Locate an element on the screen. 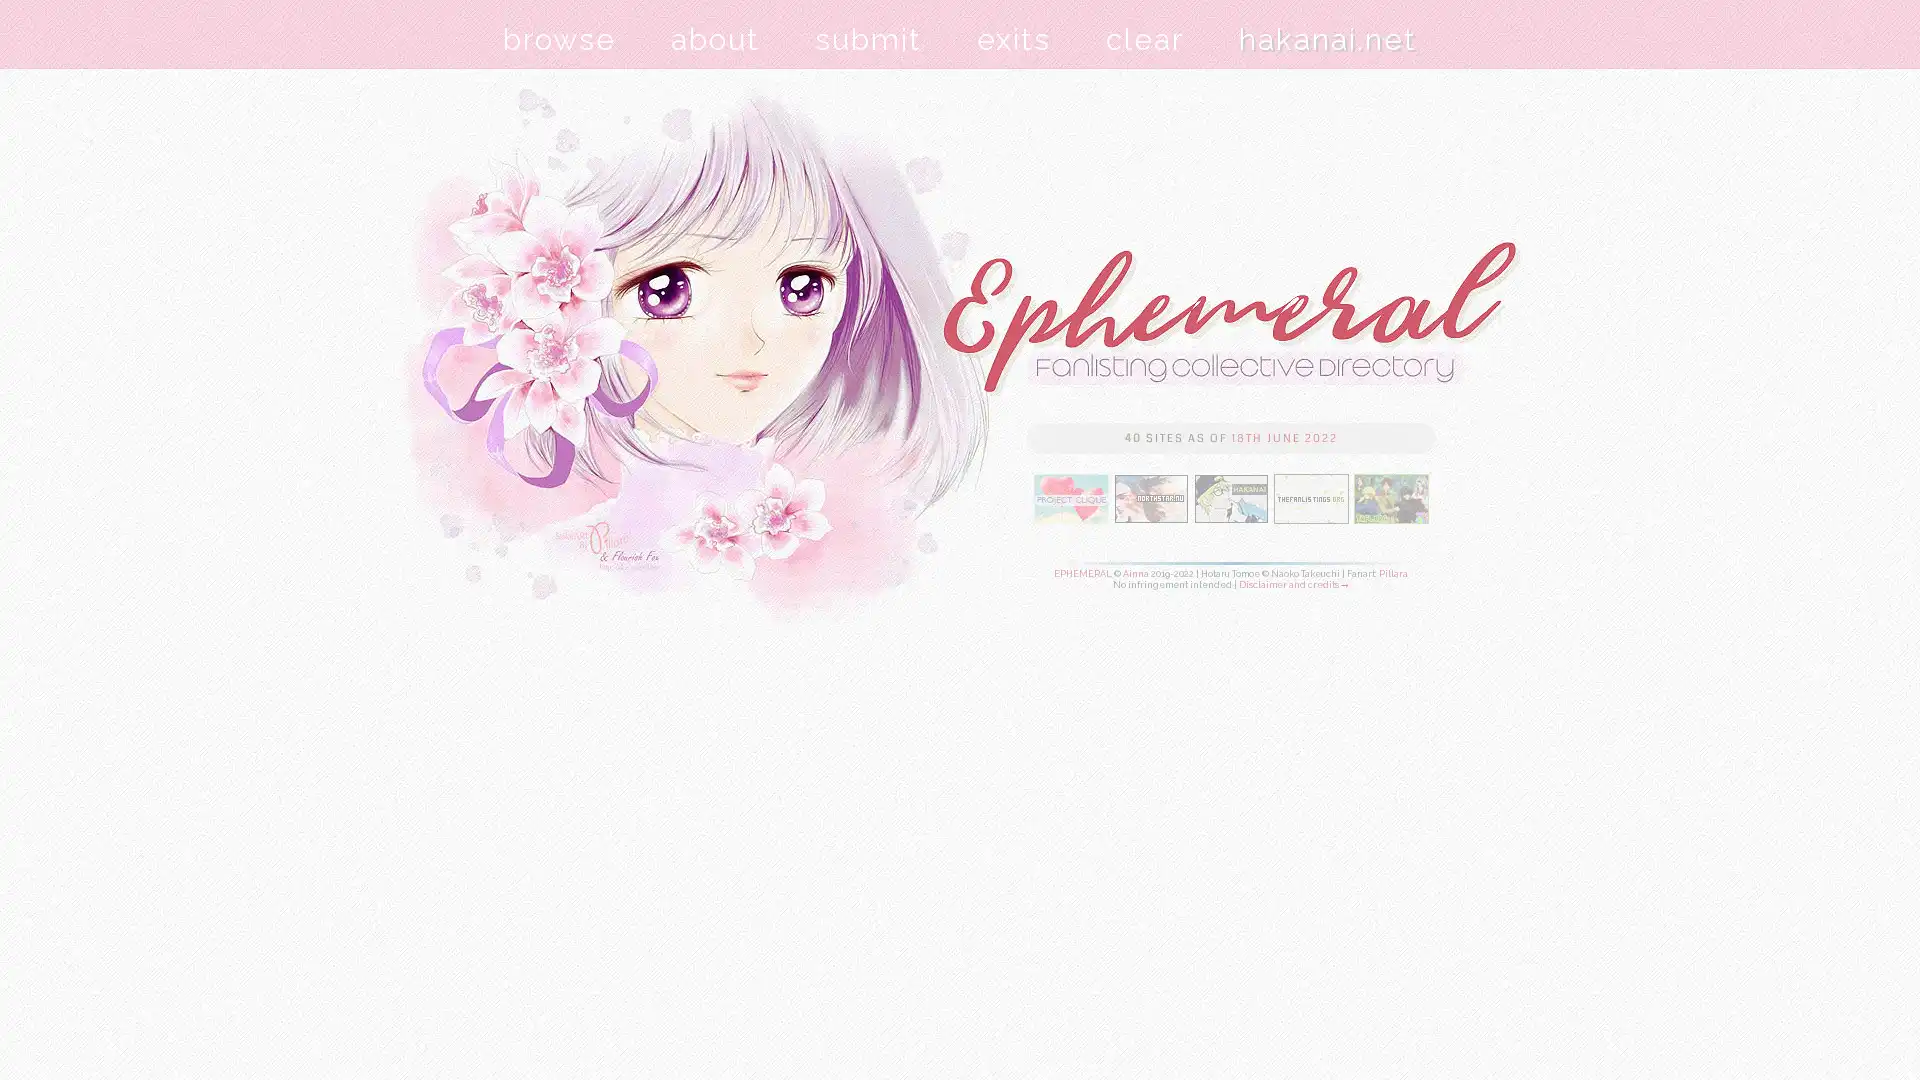  exits is located at coordinates (1013, 39).